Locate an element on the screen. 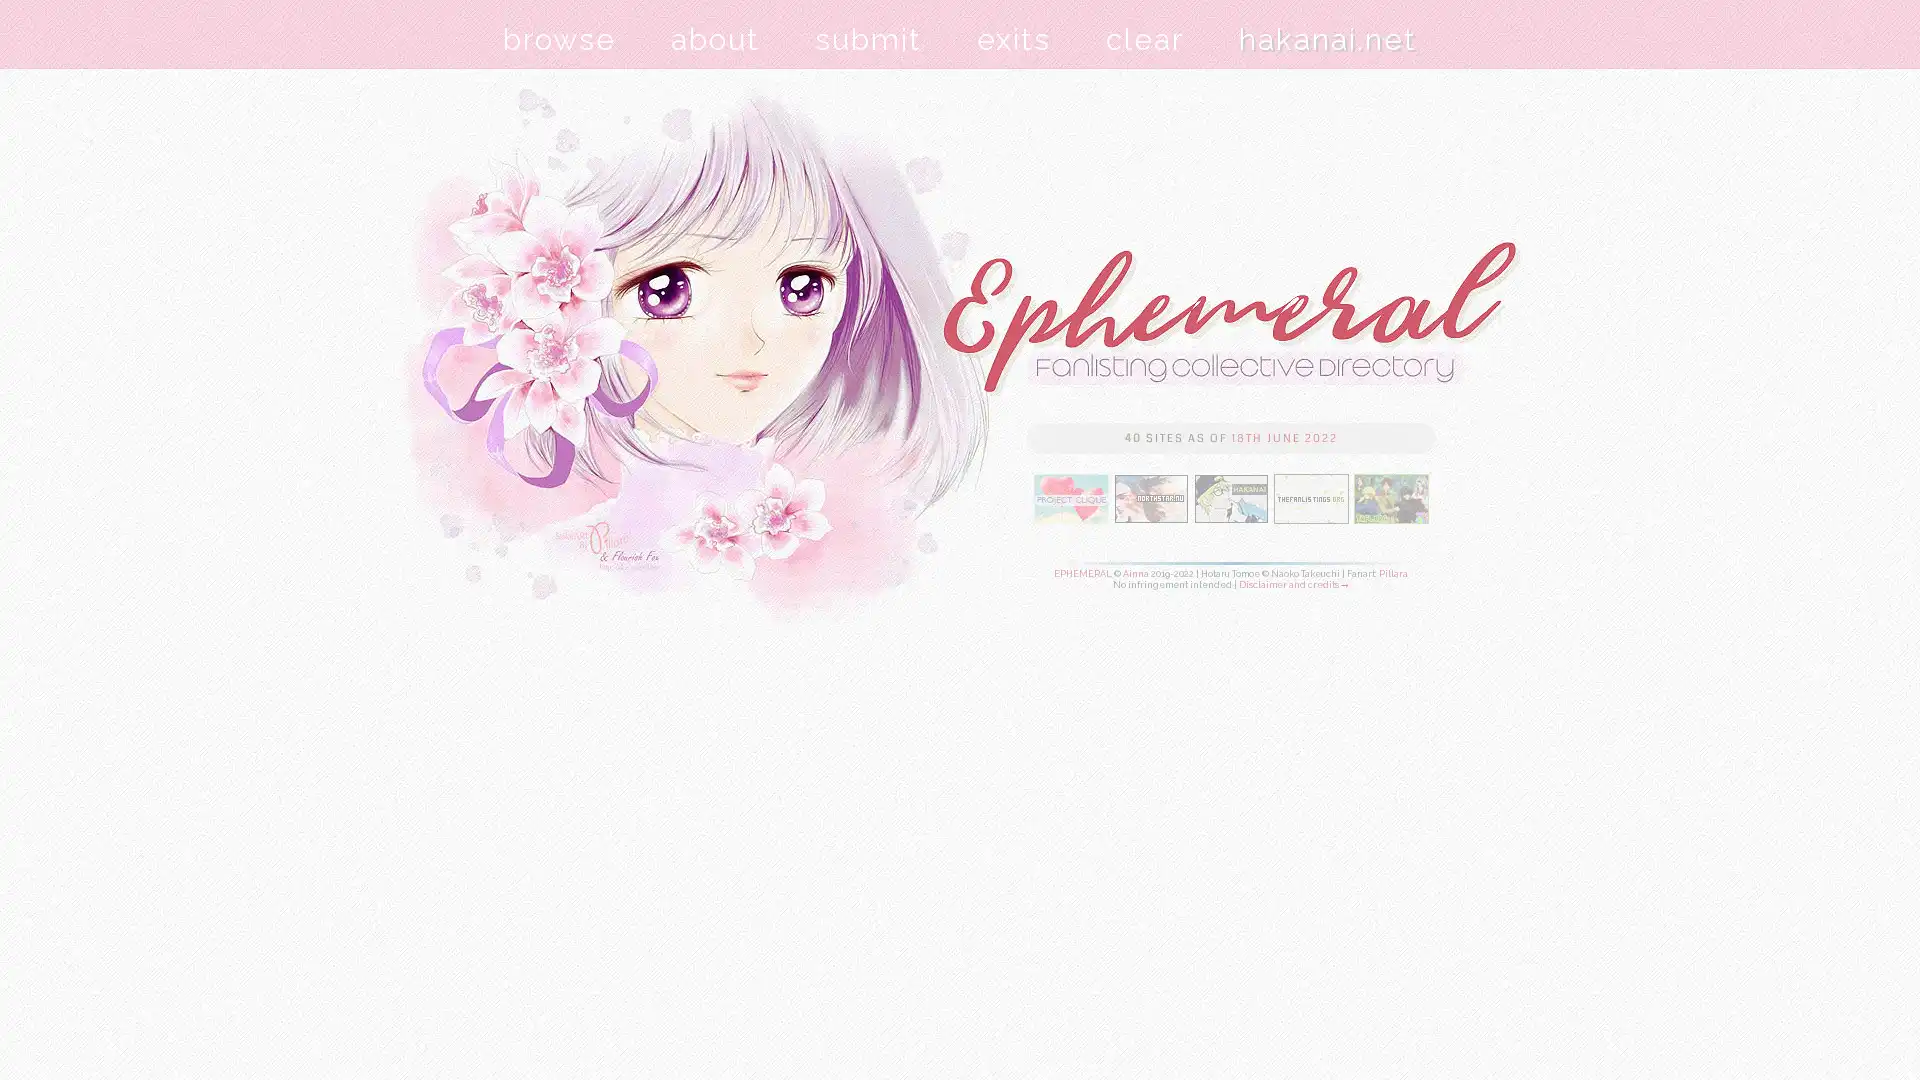  exits is located at coordinates (1013, 39).